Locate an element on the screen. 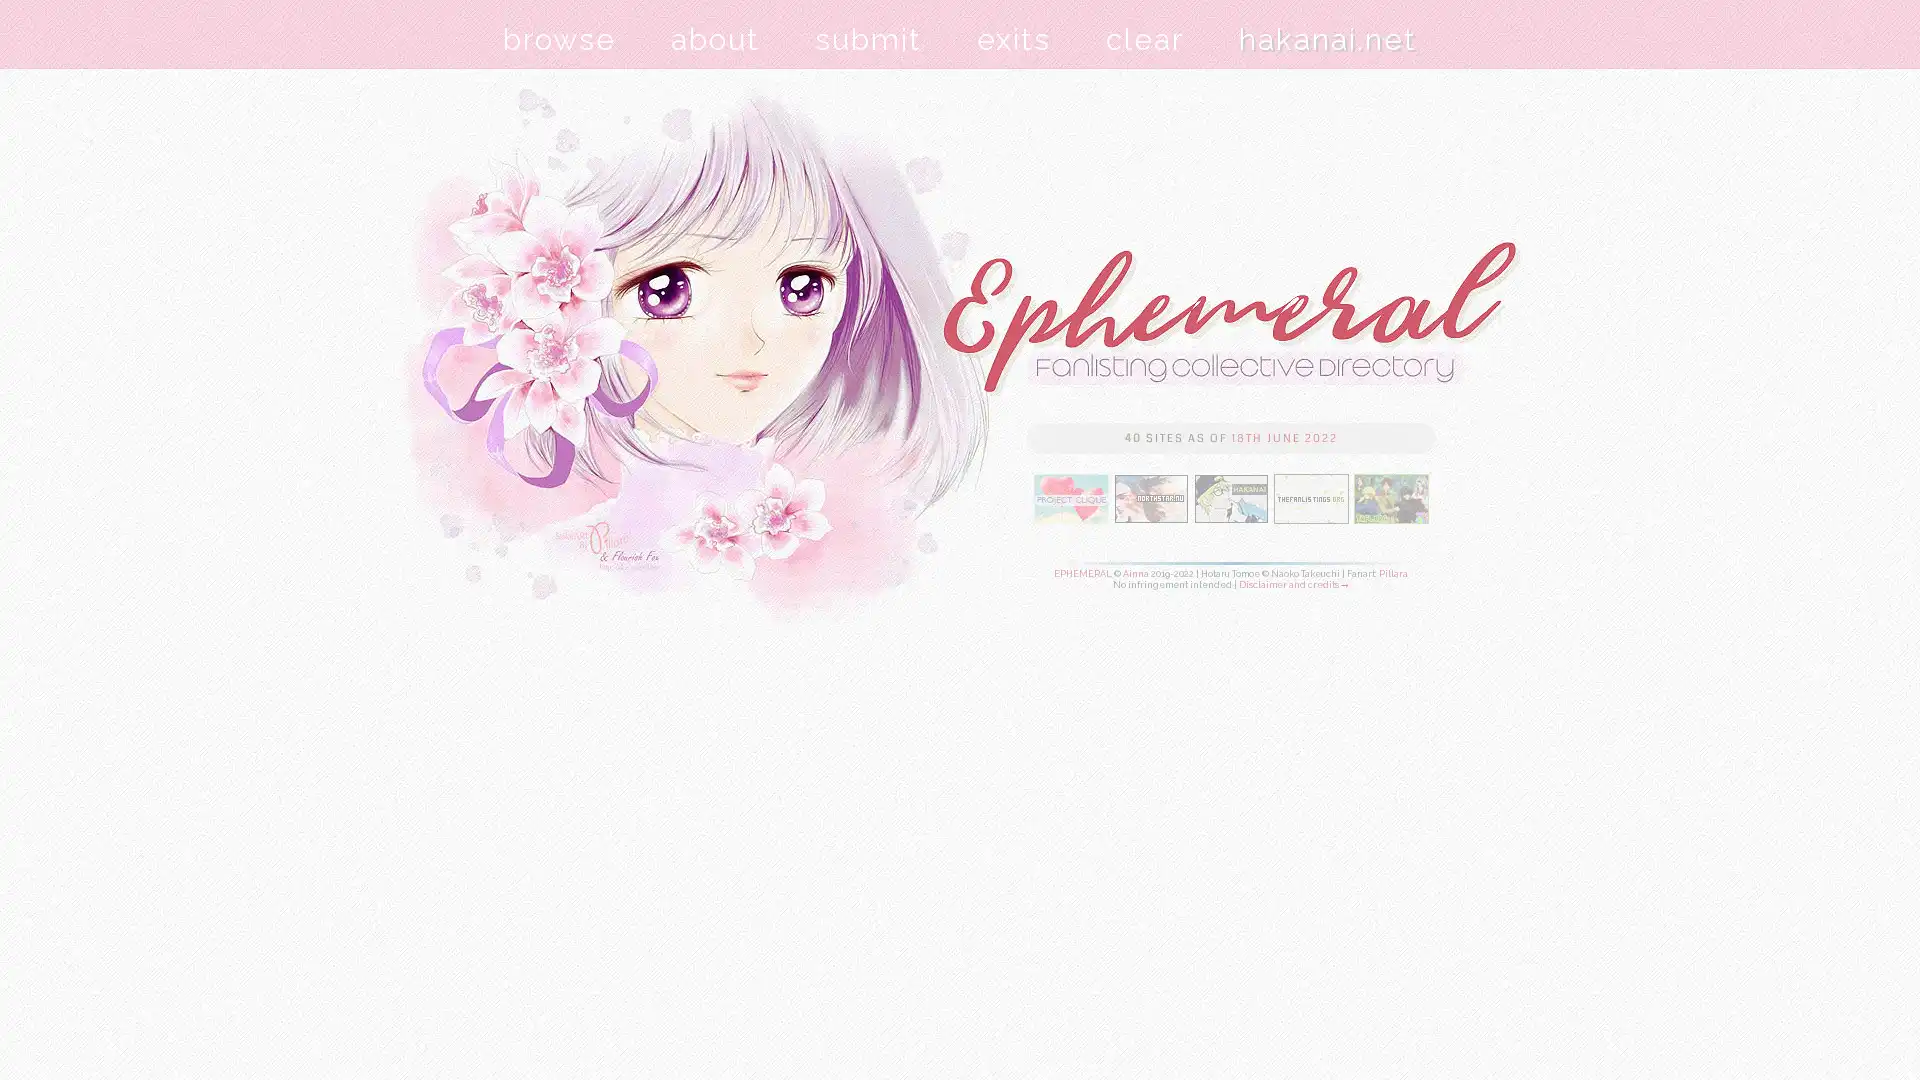  exits is located at coordinates (1013, 39).